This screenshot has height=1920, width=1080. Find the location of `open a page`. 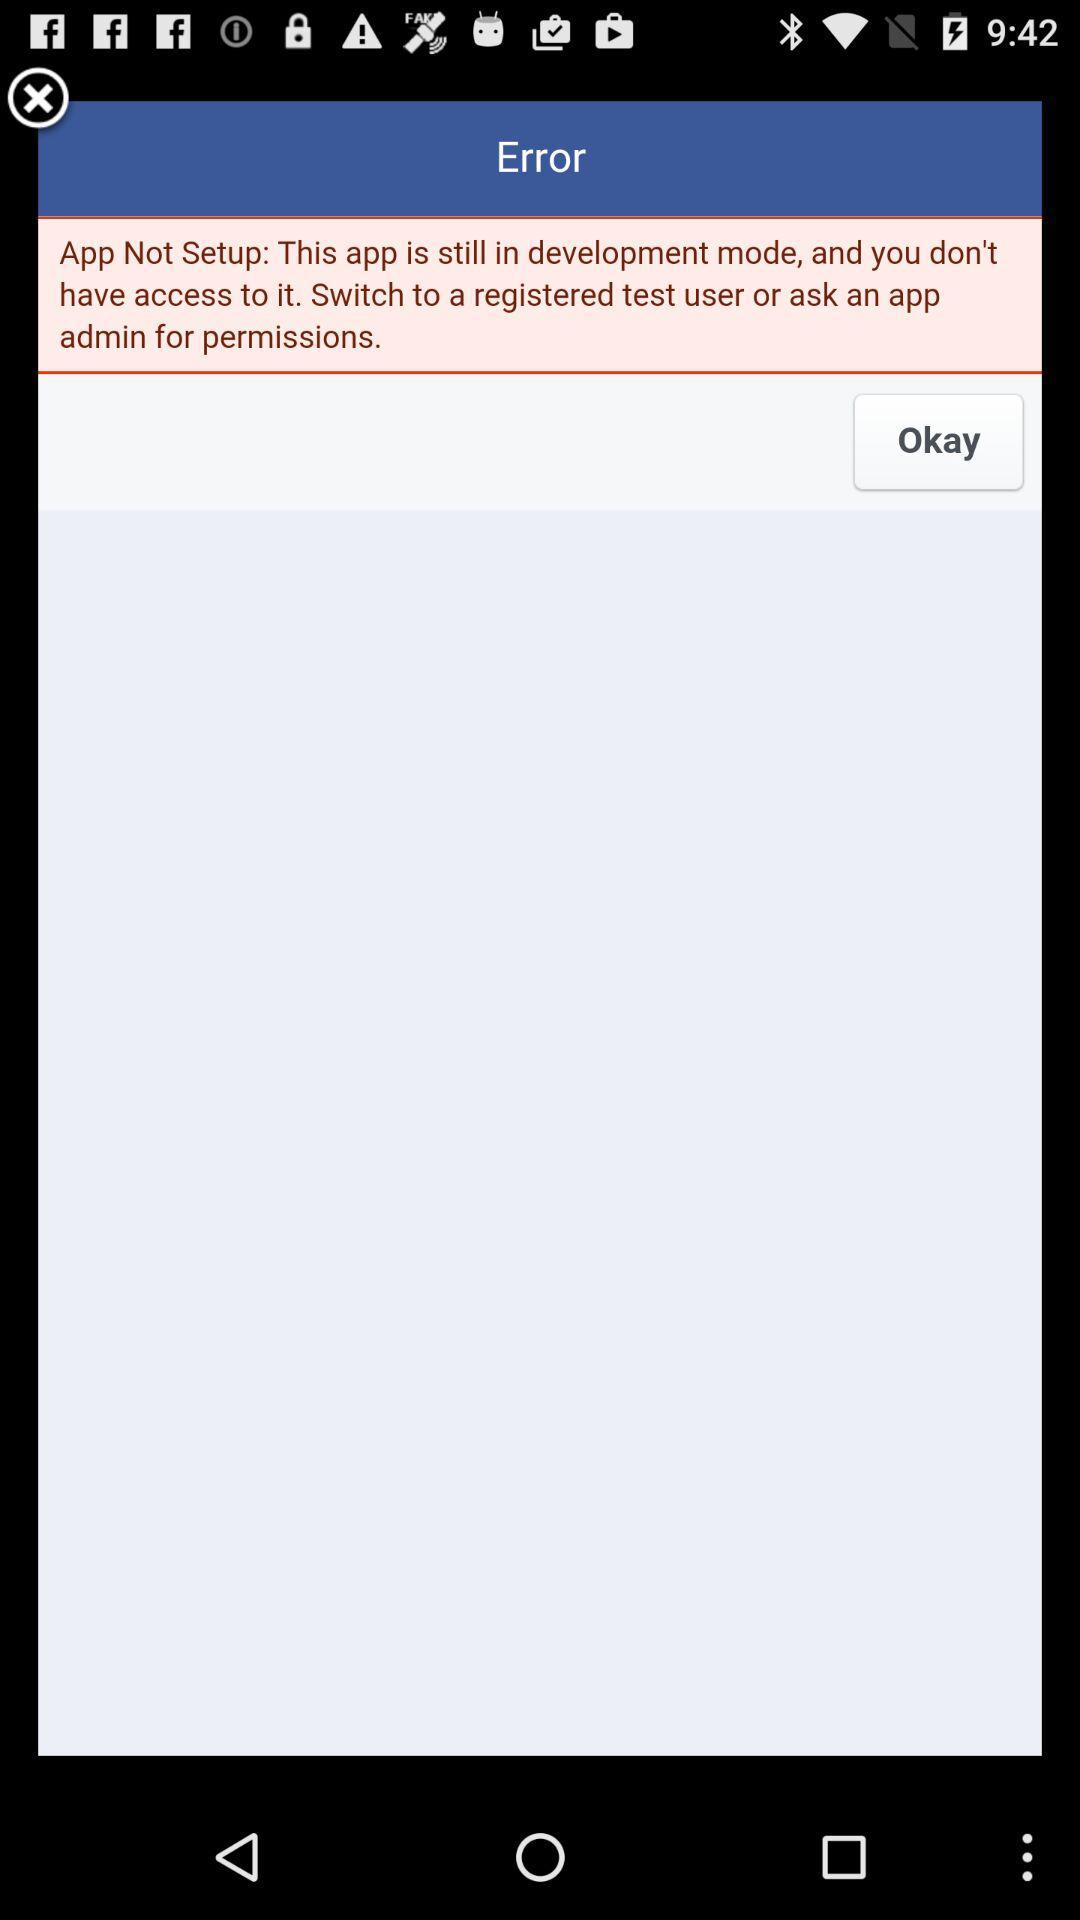

open a page is located at coordinates (540, 927).